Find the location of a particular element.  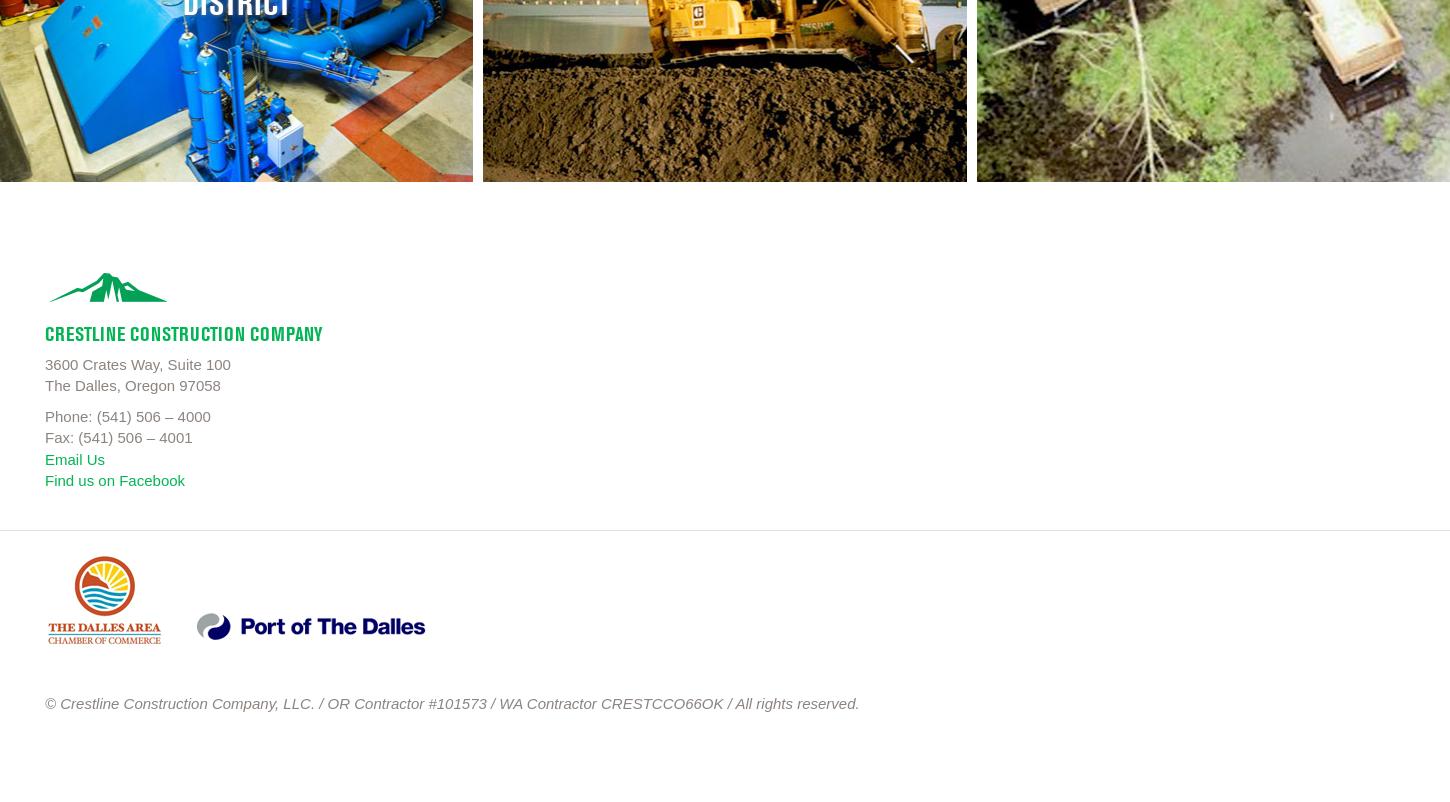

'dalles-chamber' is located at coordinates (166, 558).